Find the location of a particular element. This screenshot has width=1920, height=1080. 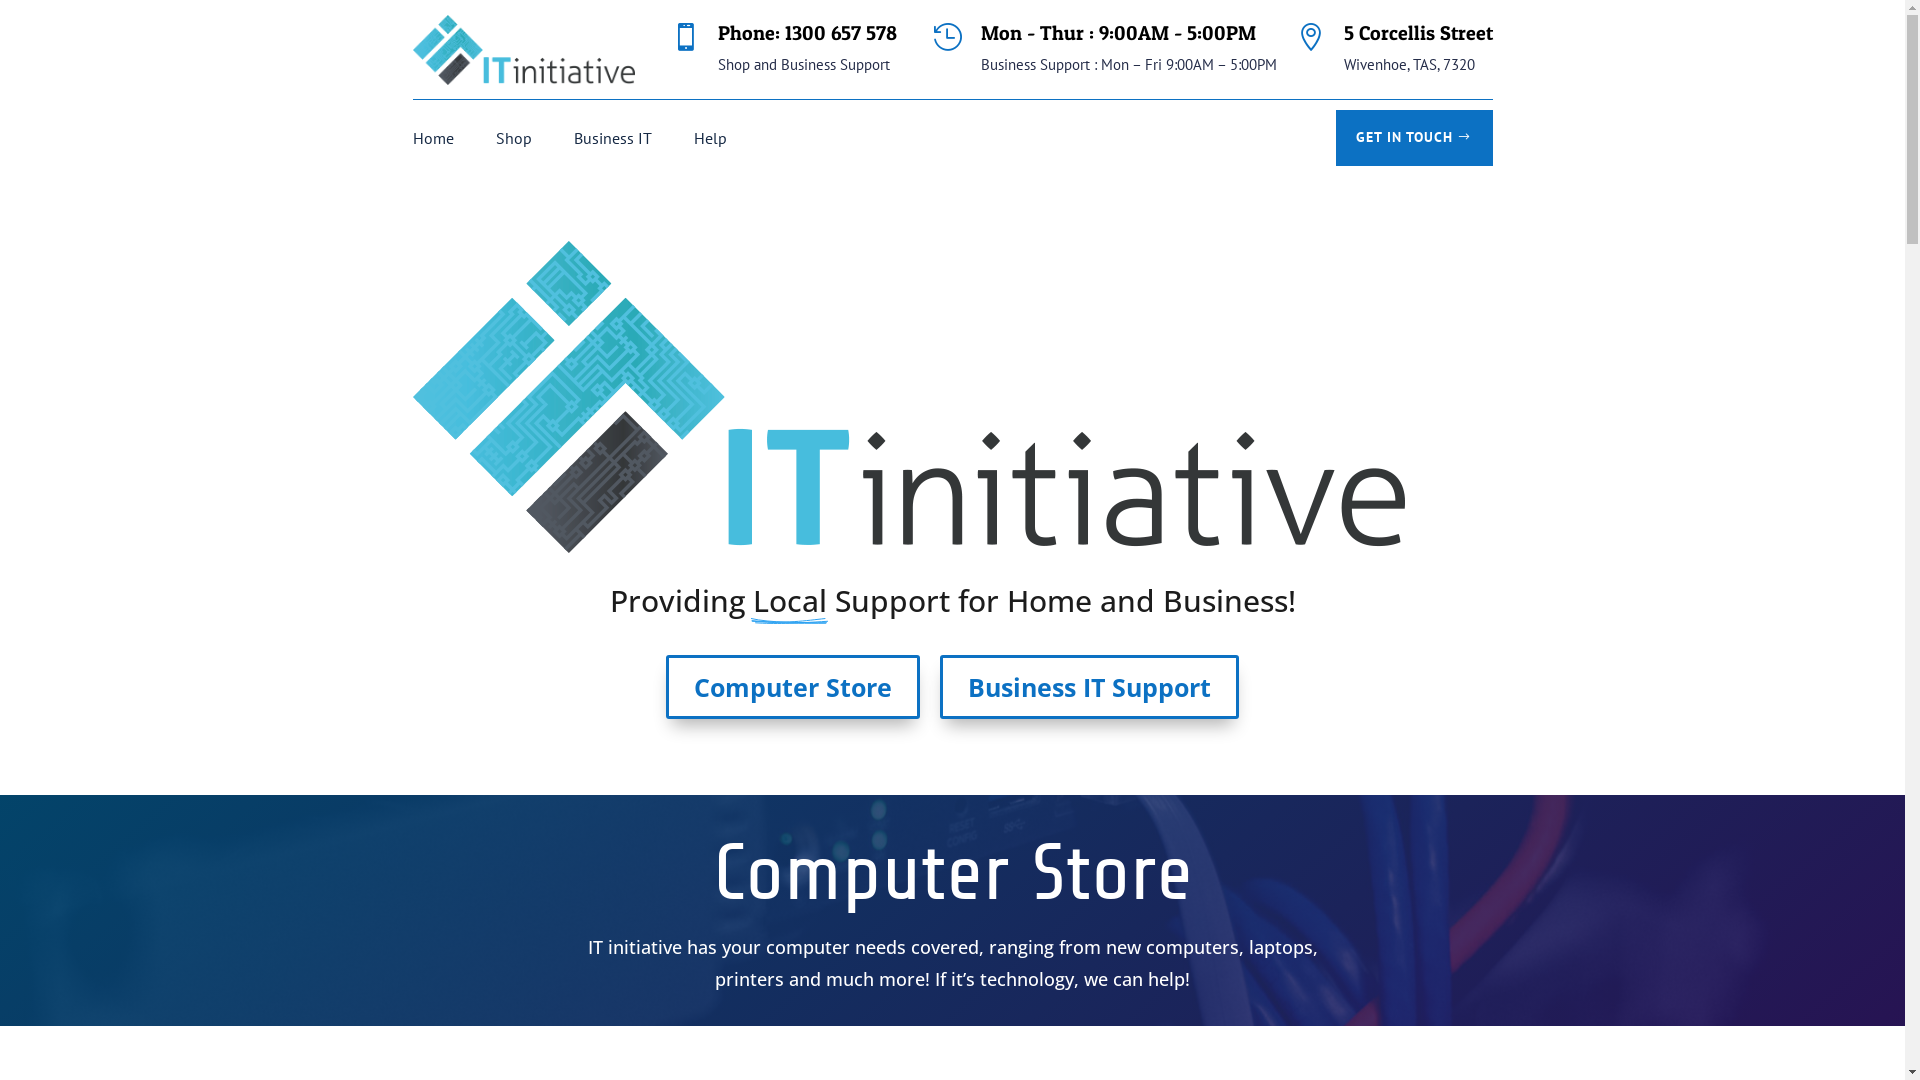

'Business IT' is located at coordinates (612, 141).